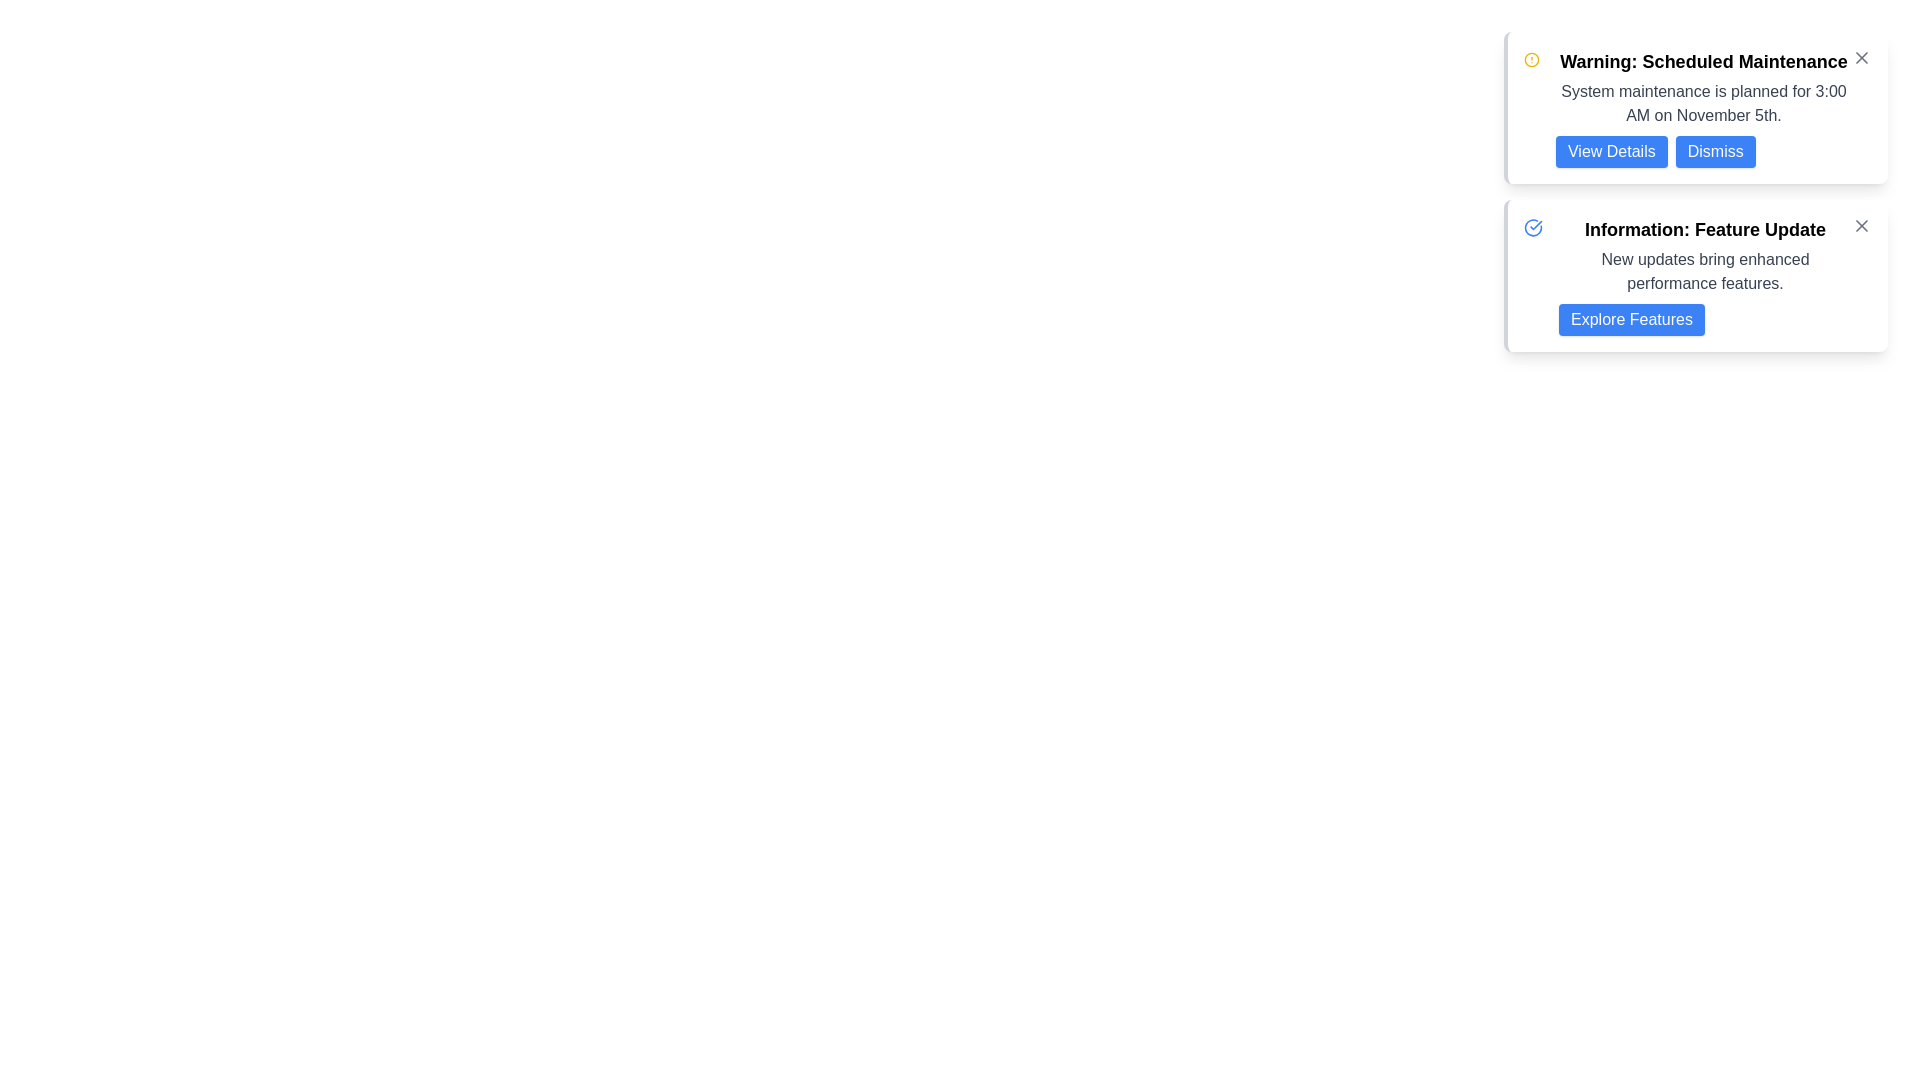 The width and height of the screenshot is (1920, 1080). I want to click on the Close button located at the top-right corner of the 'Information: Feature Update' message box, so click(1861, 225).